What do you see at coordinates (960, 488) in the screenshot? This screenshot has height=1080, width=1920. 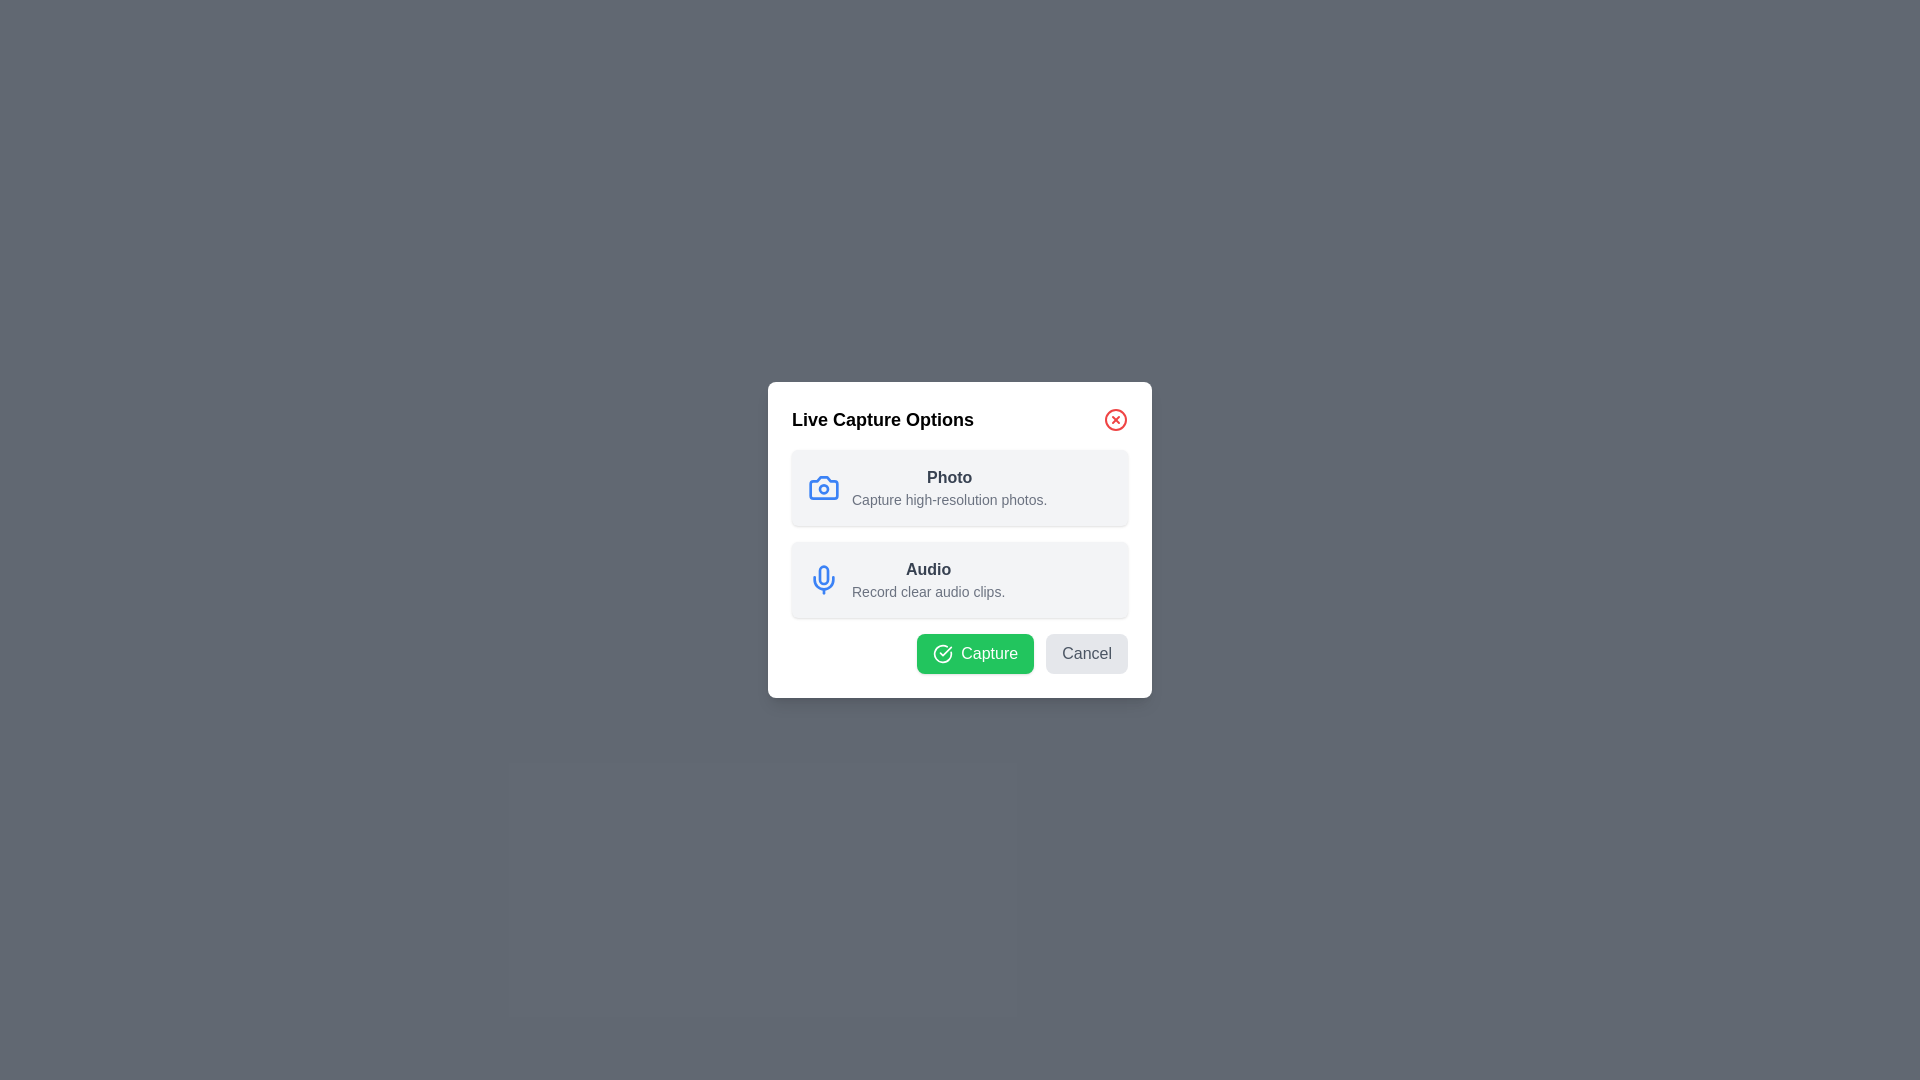 I see `the capture mode Photo` at bounding box center [960, 488].